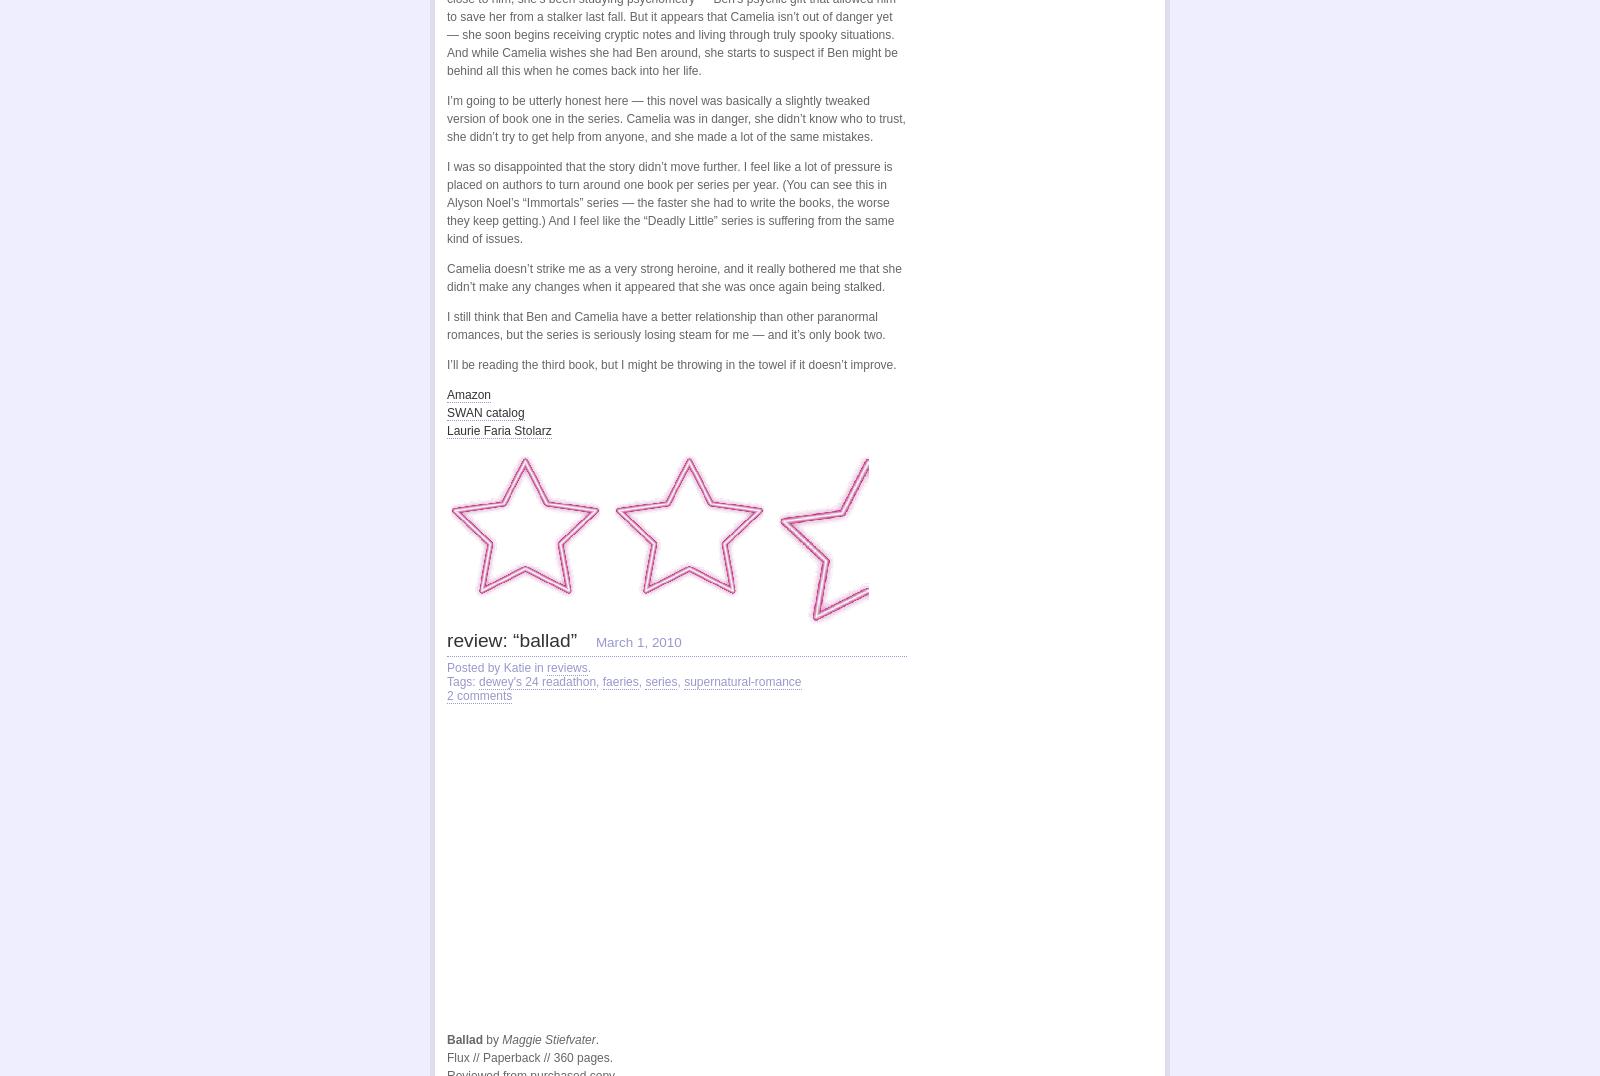  I want to click on 'Ballad', so click(463, 1038).